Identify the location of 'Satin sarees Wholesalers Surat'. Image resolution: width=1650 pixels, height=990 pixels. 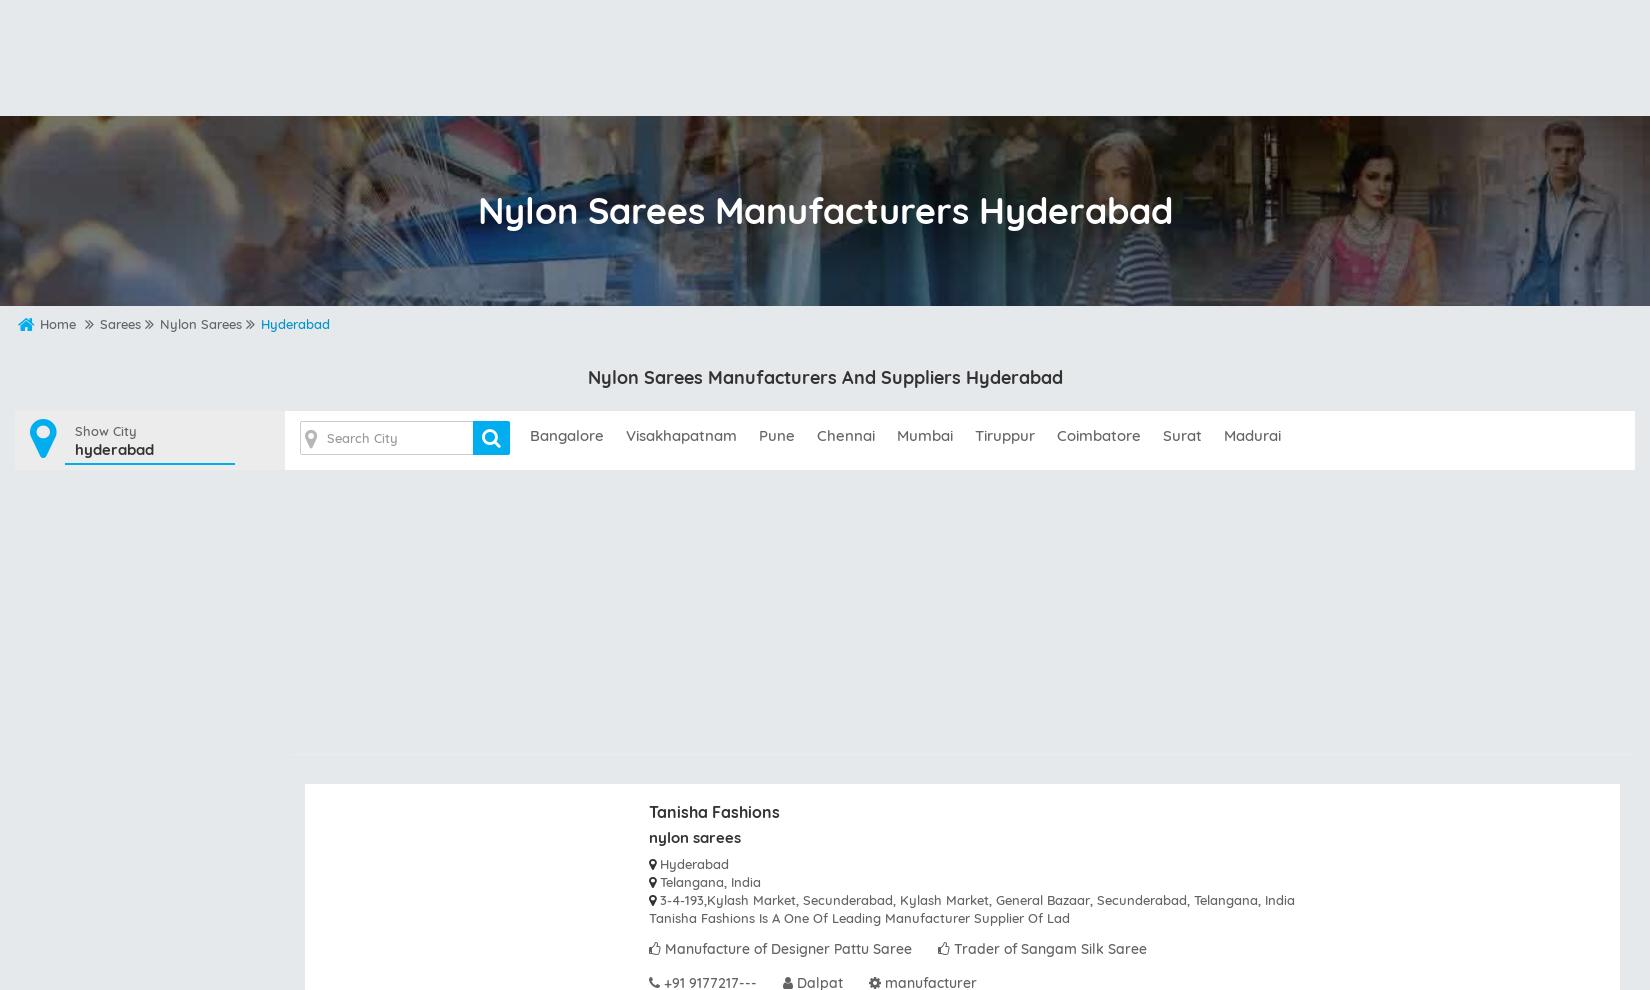
(640, 200).